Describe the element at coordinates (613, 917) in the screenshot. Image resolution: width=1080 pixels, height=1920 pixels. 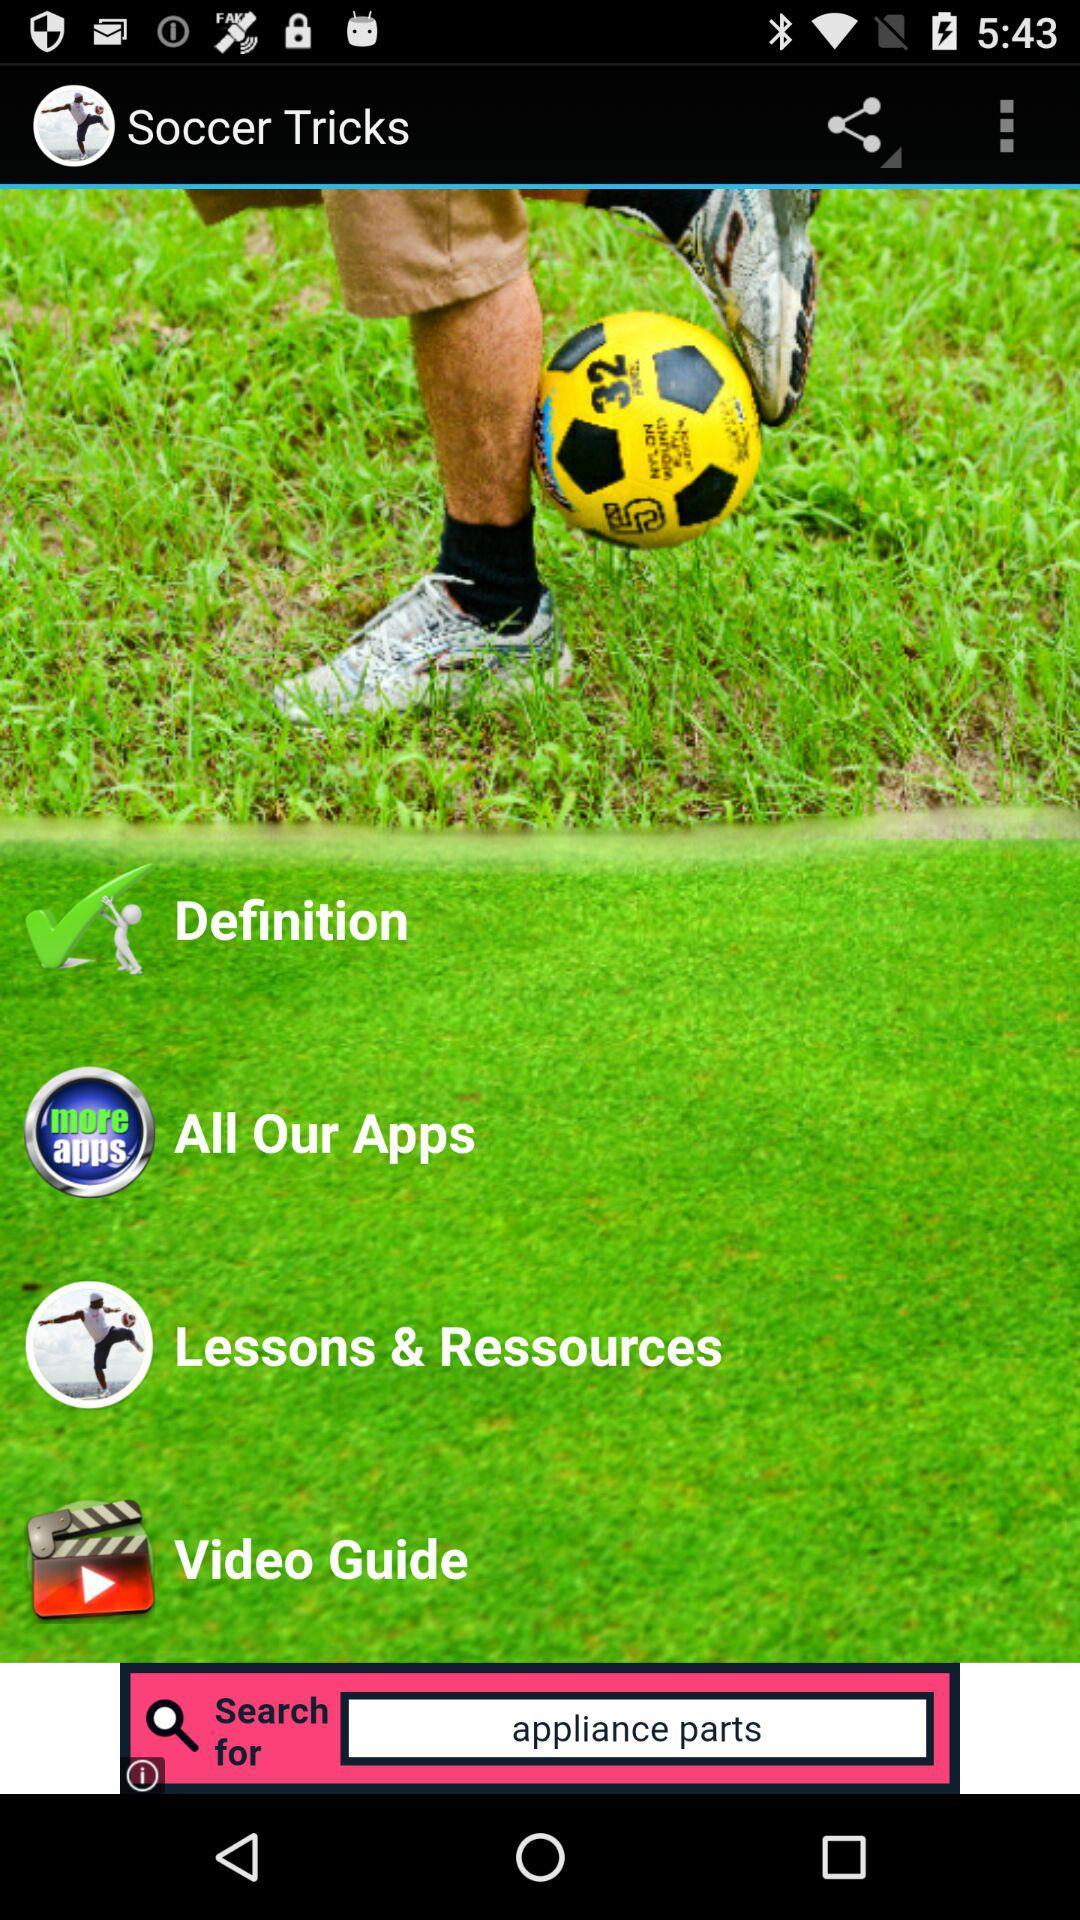
I see `the item above all our apps` at that location.